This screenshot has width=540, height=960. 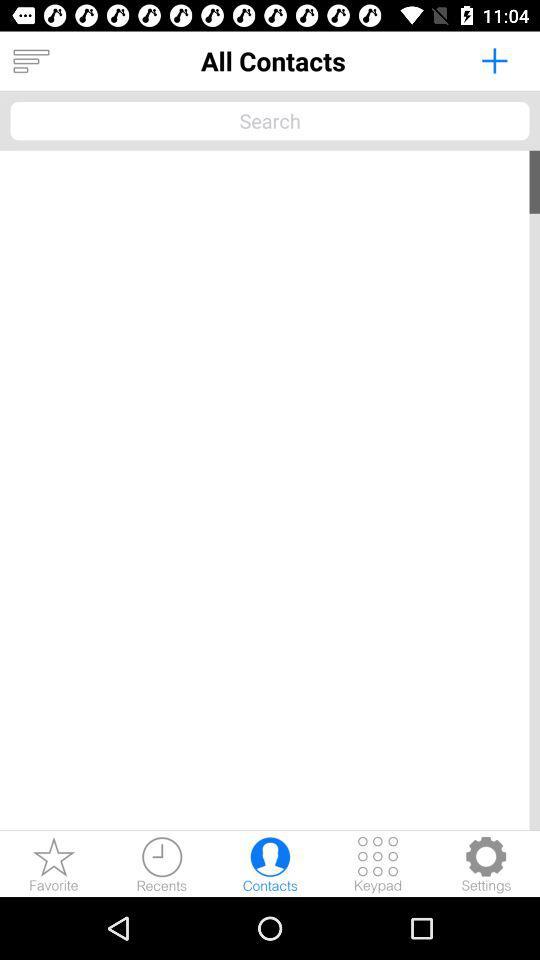 I want to click on contacts search, so click(x=270, y=120).